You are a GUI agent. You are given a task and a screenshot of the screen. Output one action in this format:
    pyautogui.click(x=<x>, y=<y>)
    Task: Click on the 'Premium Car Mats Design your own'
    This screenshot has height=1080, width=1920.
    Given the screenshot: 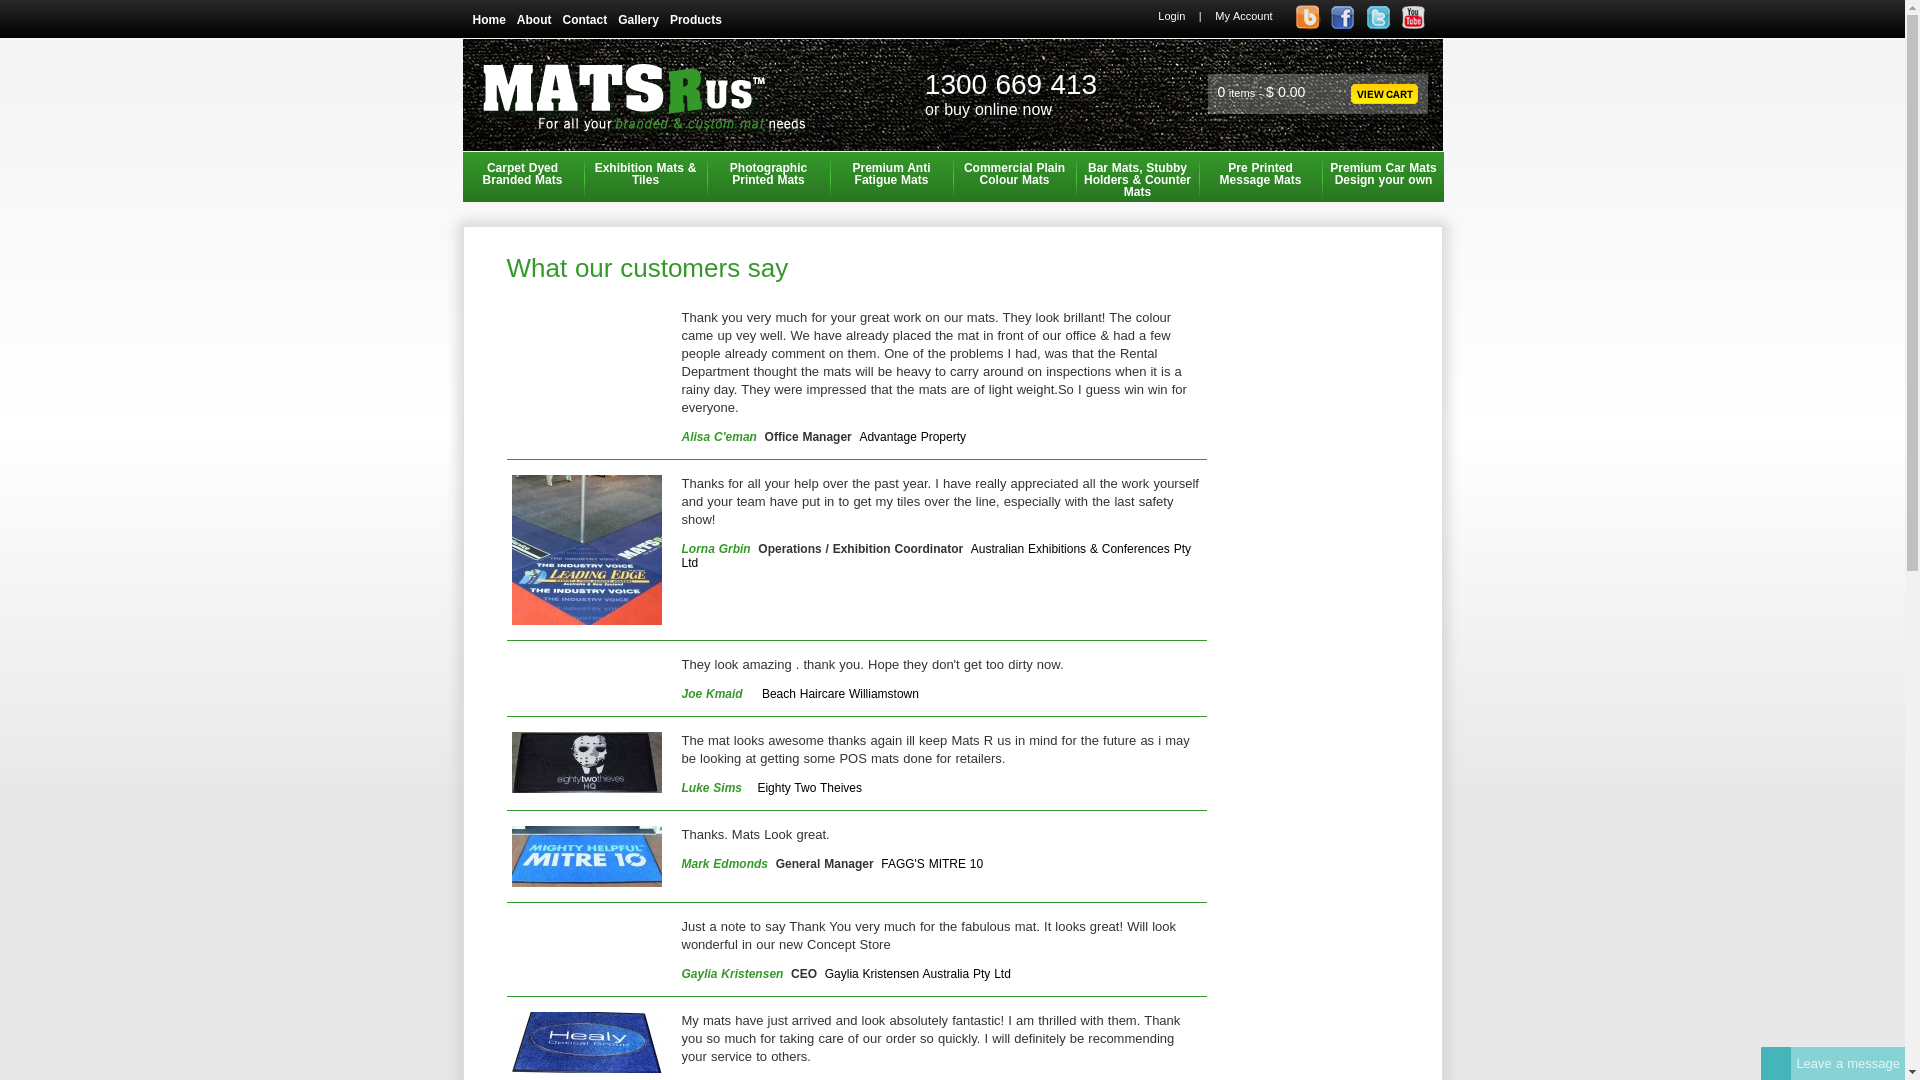 What is the action you would take?
    pyautogui.click(x=1382, y=176)
    